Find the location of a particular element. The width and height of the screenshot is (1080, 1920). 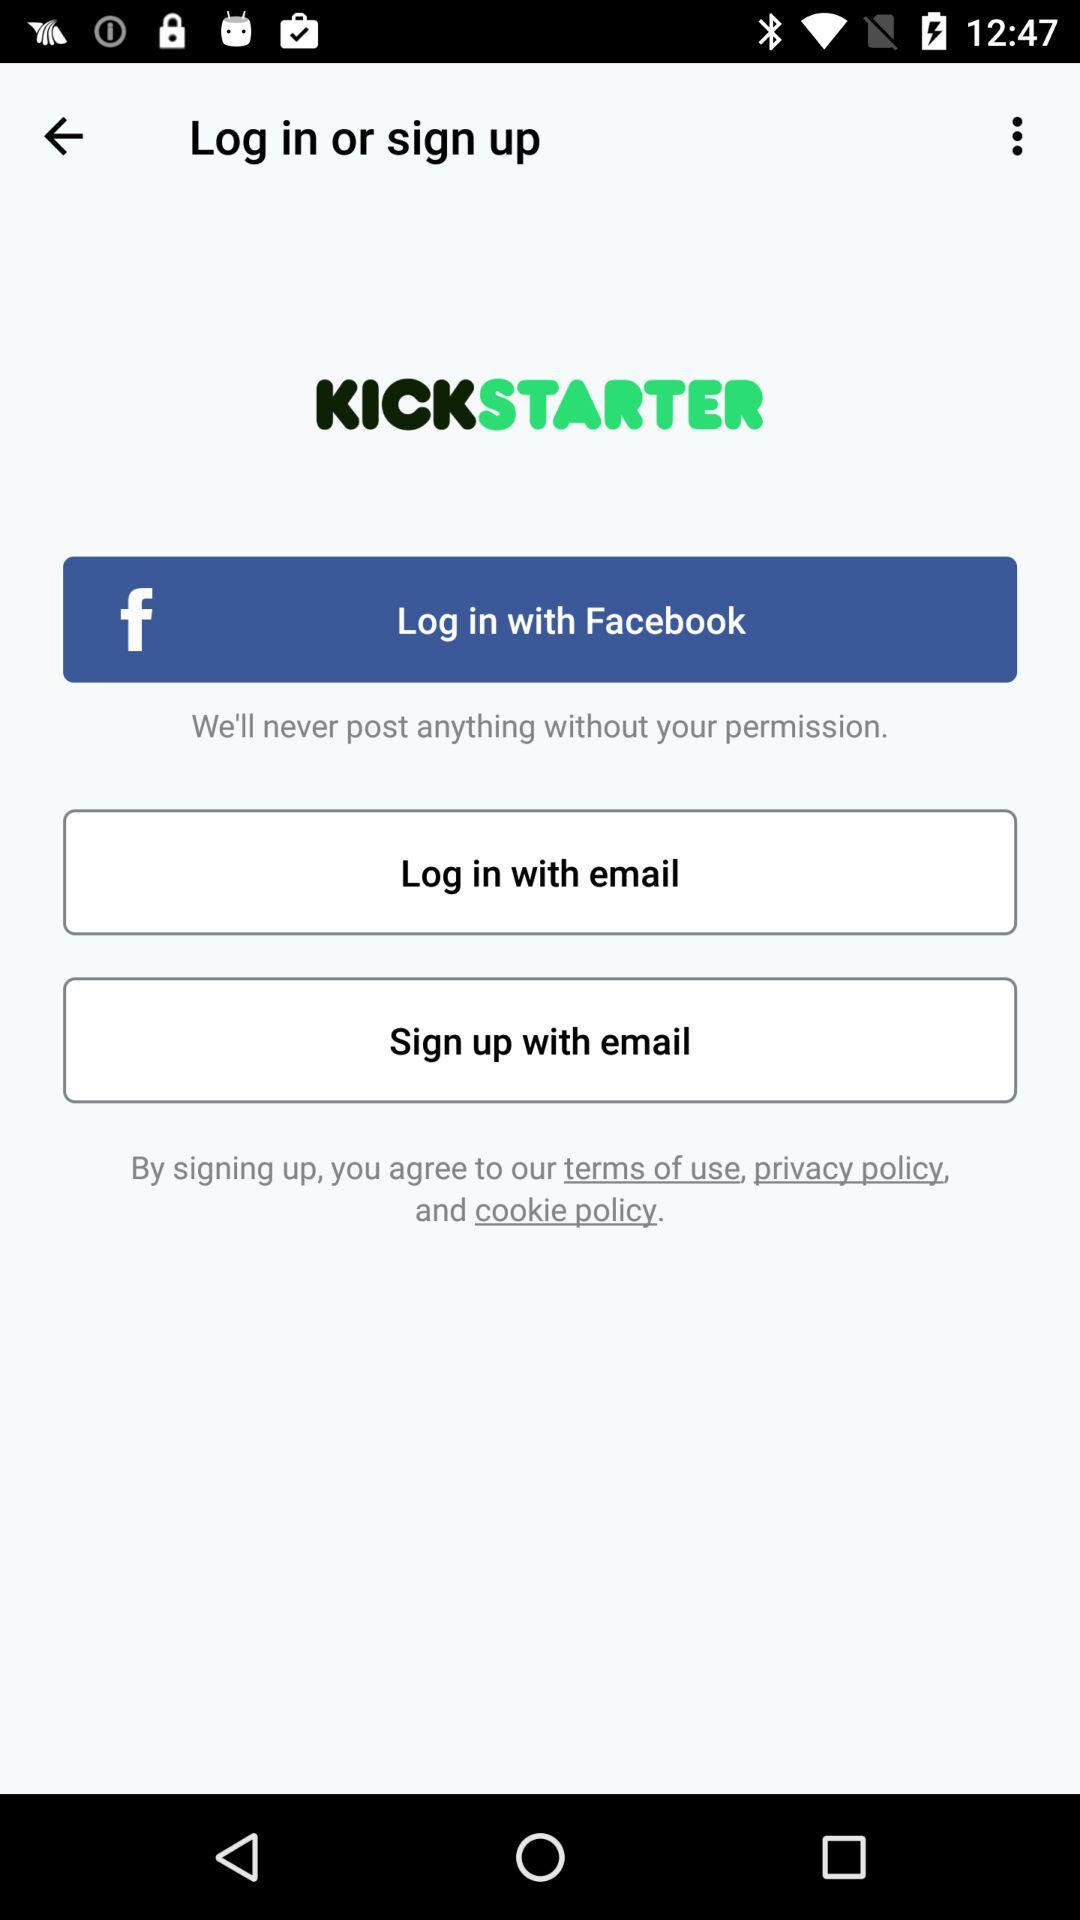

by signing up is located at coordinates (540, 1187).